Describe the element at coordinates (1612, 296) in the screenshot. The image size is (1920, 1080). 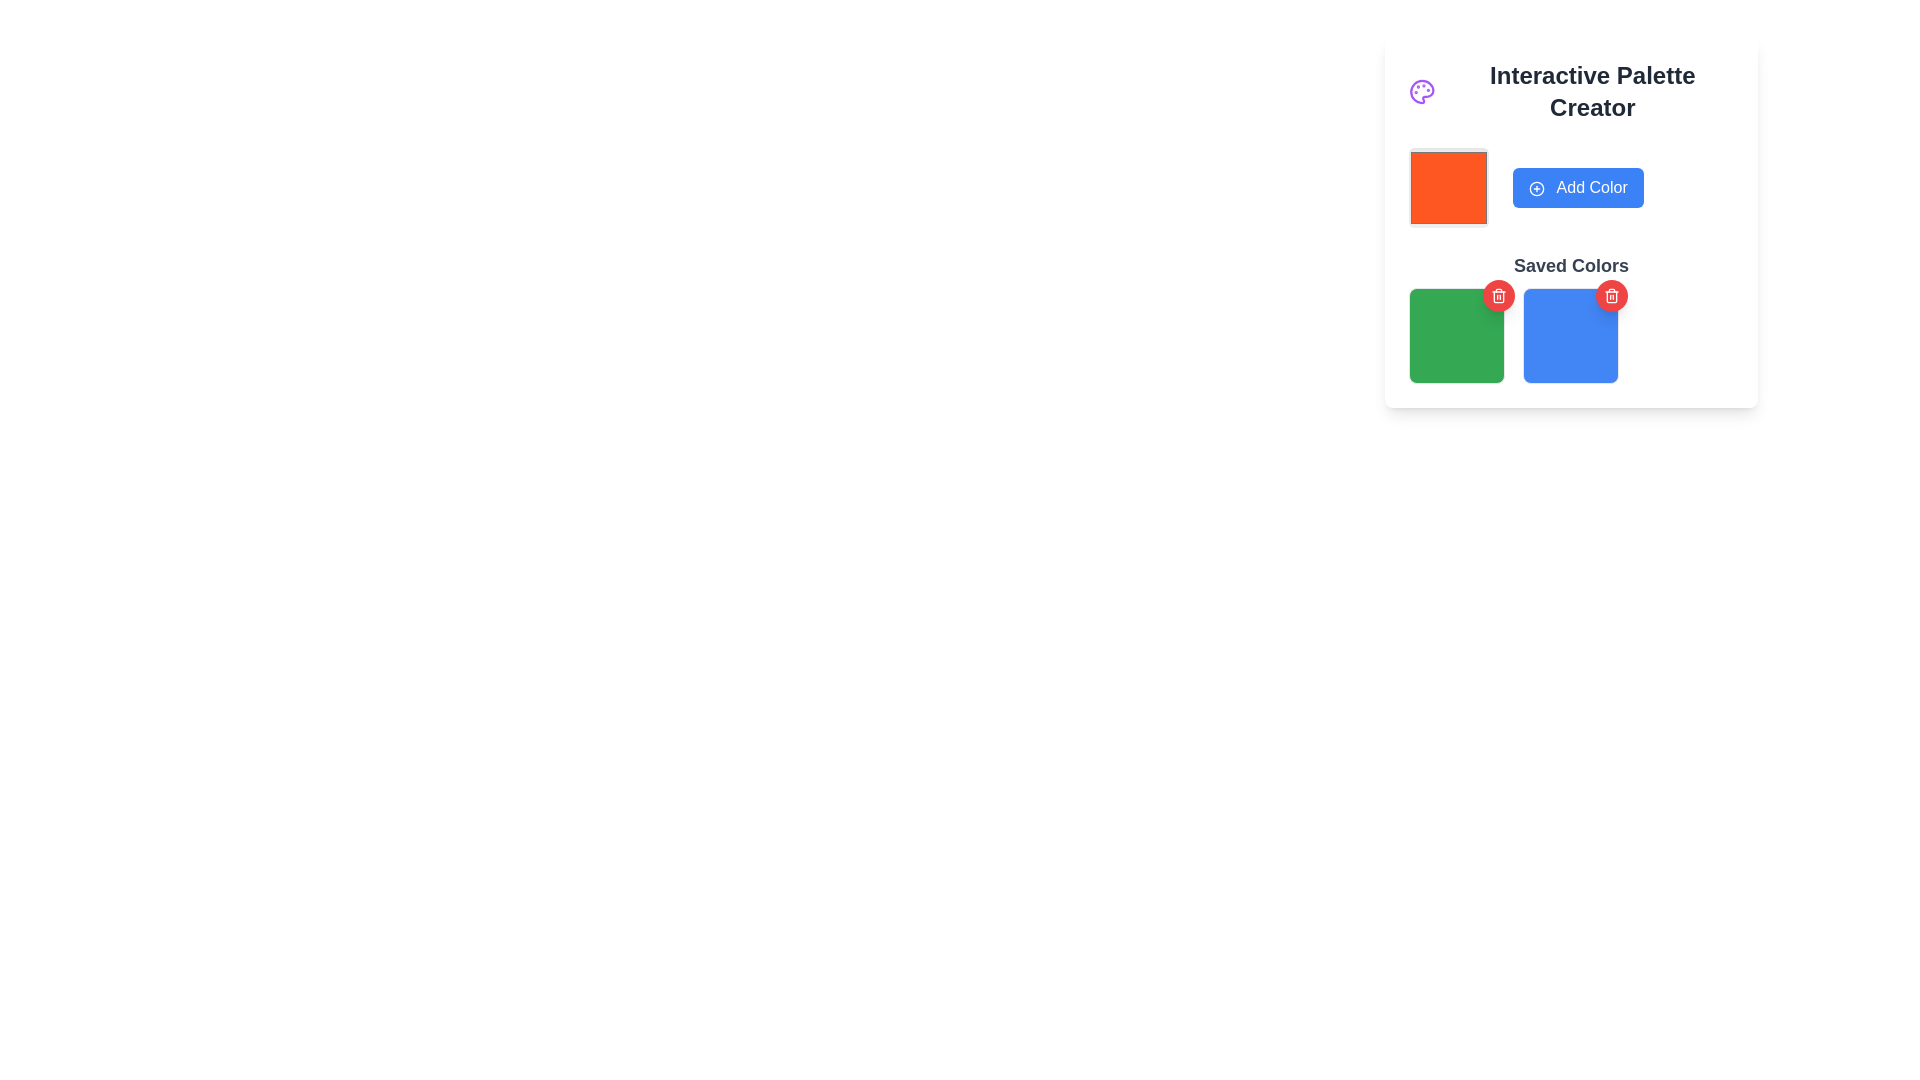
I see `the delete icon button` at that location.